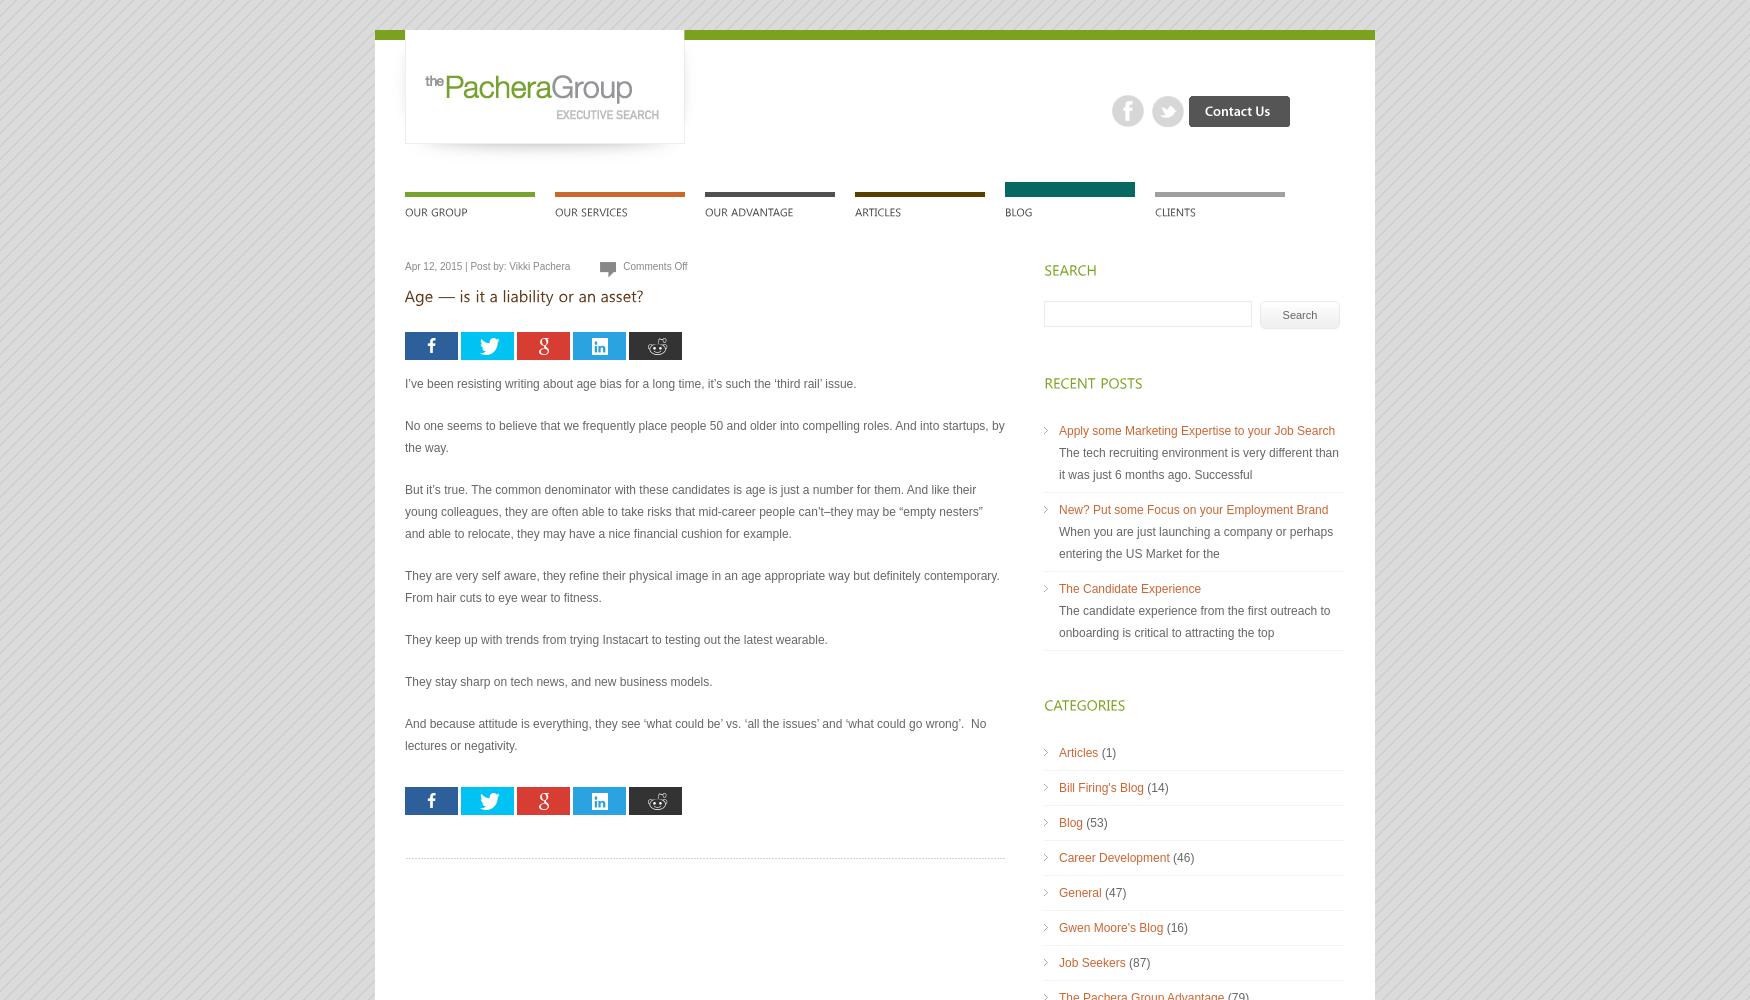  What do you see at coordinates (1136, 962) in the screenshot?
I see `'(87)'` at bounding box center [1136, 962].